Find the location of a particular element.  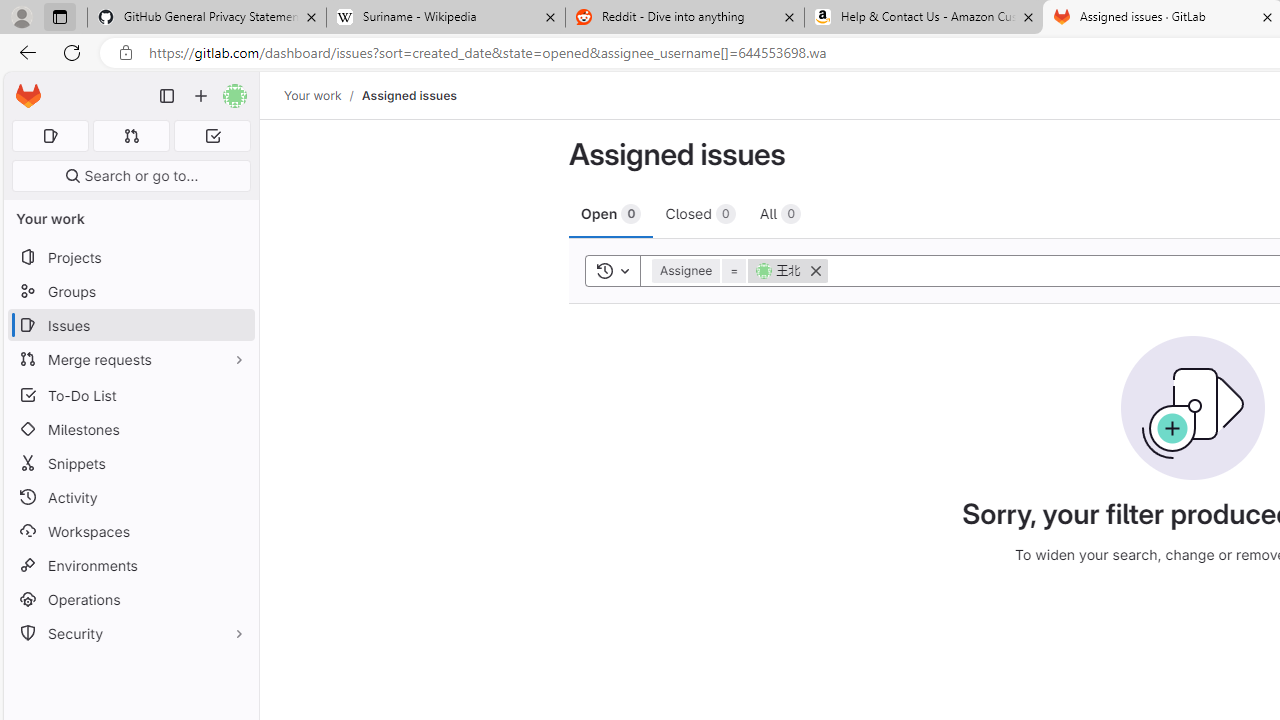

'Environments' is located at coordinates (130, 565).